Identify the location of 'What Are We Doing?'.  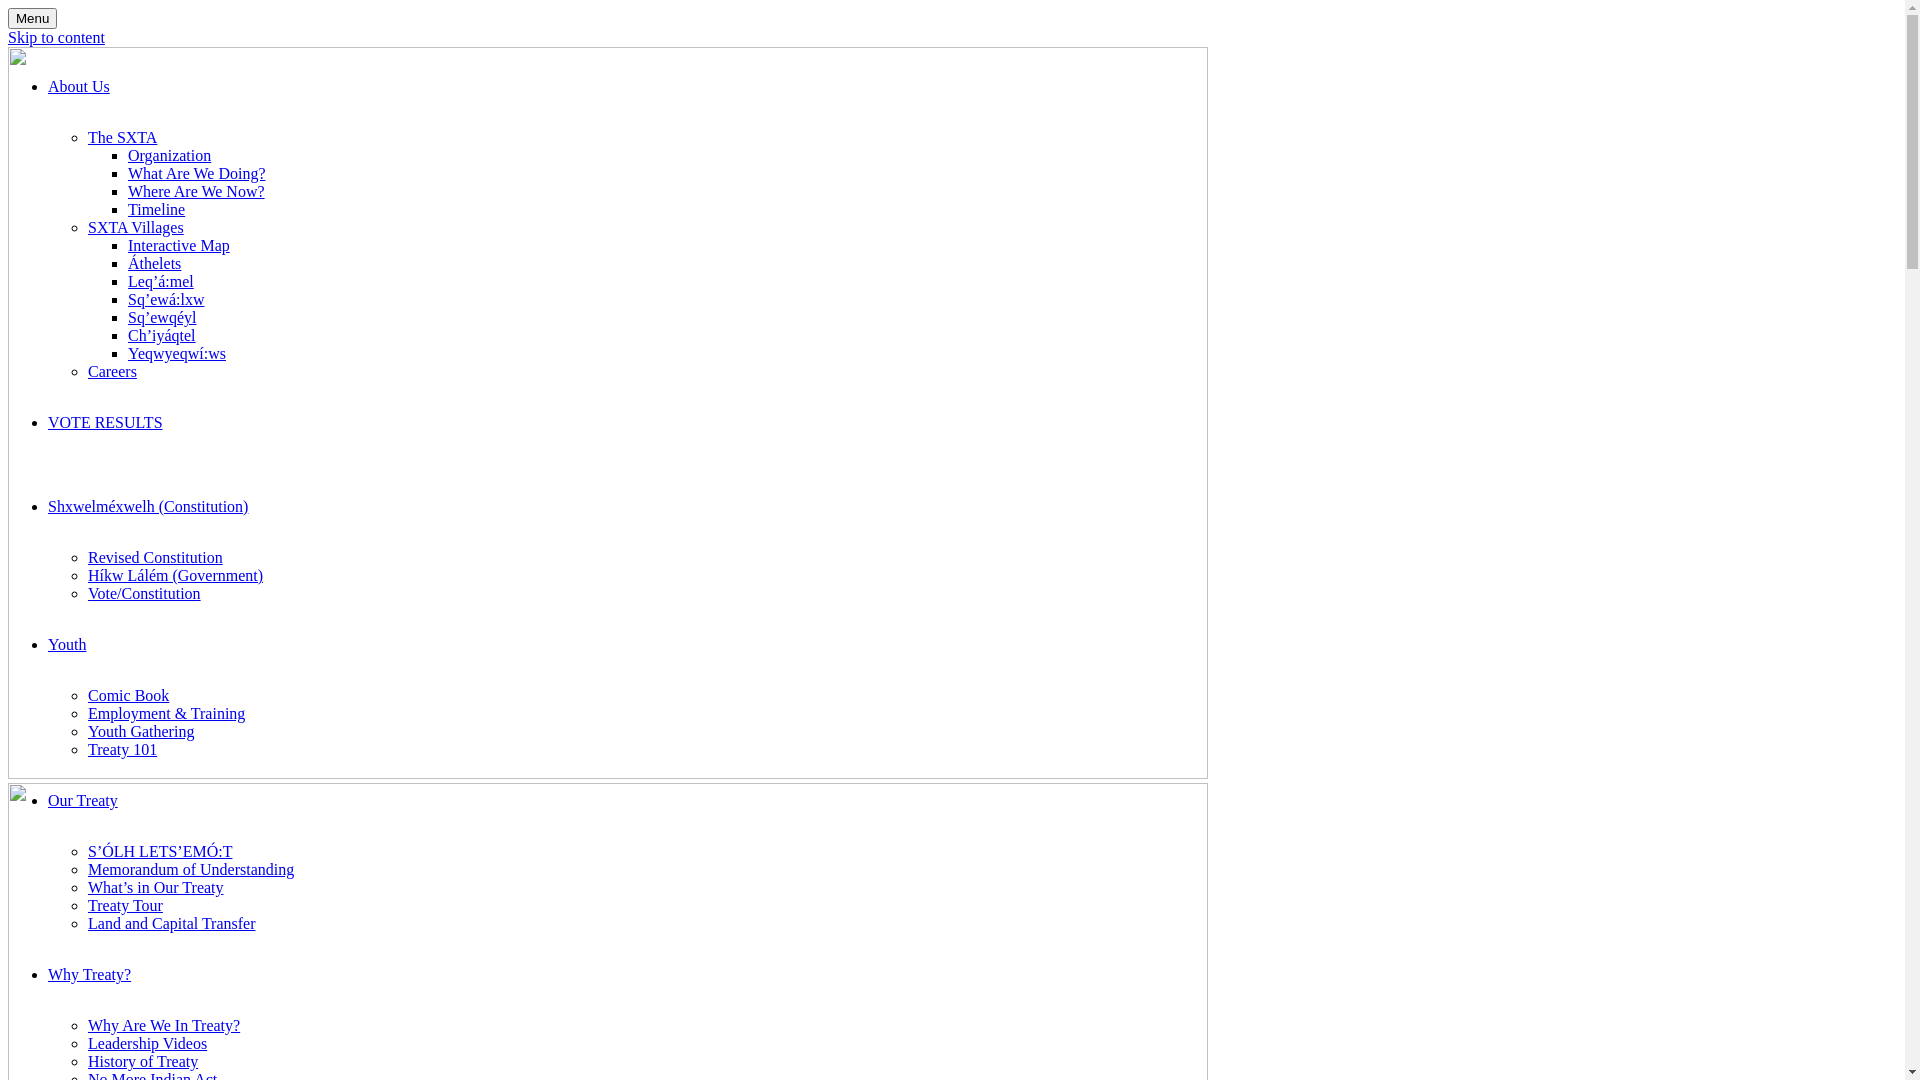
(196, 172).